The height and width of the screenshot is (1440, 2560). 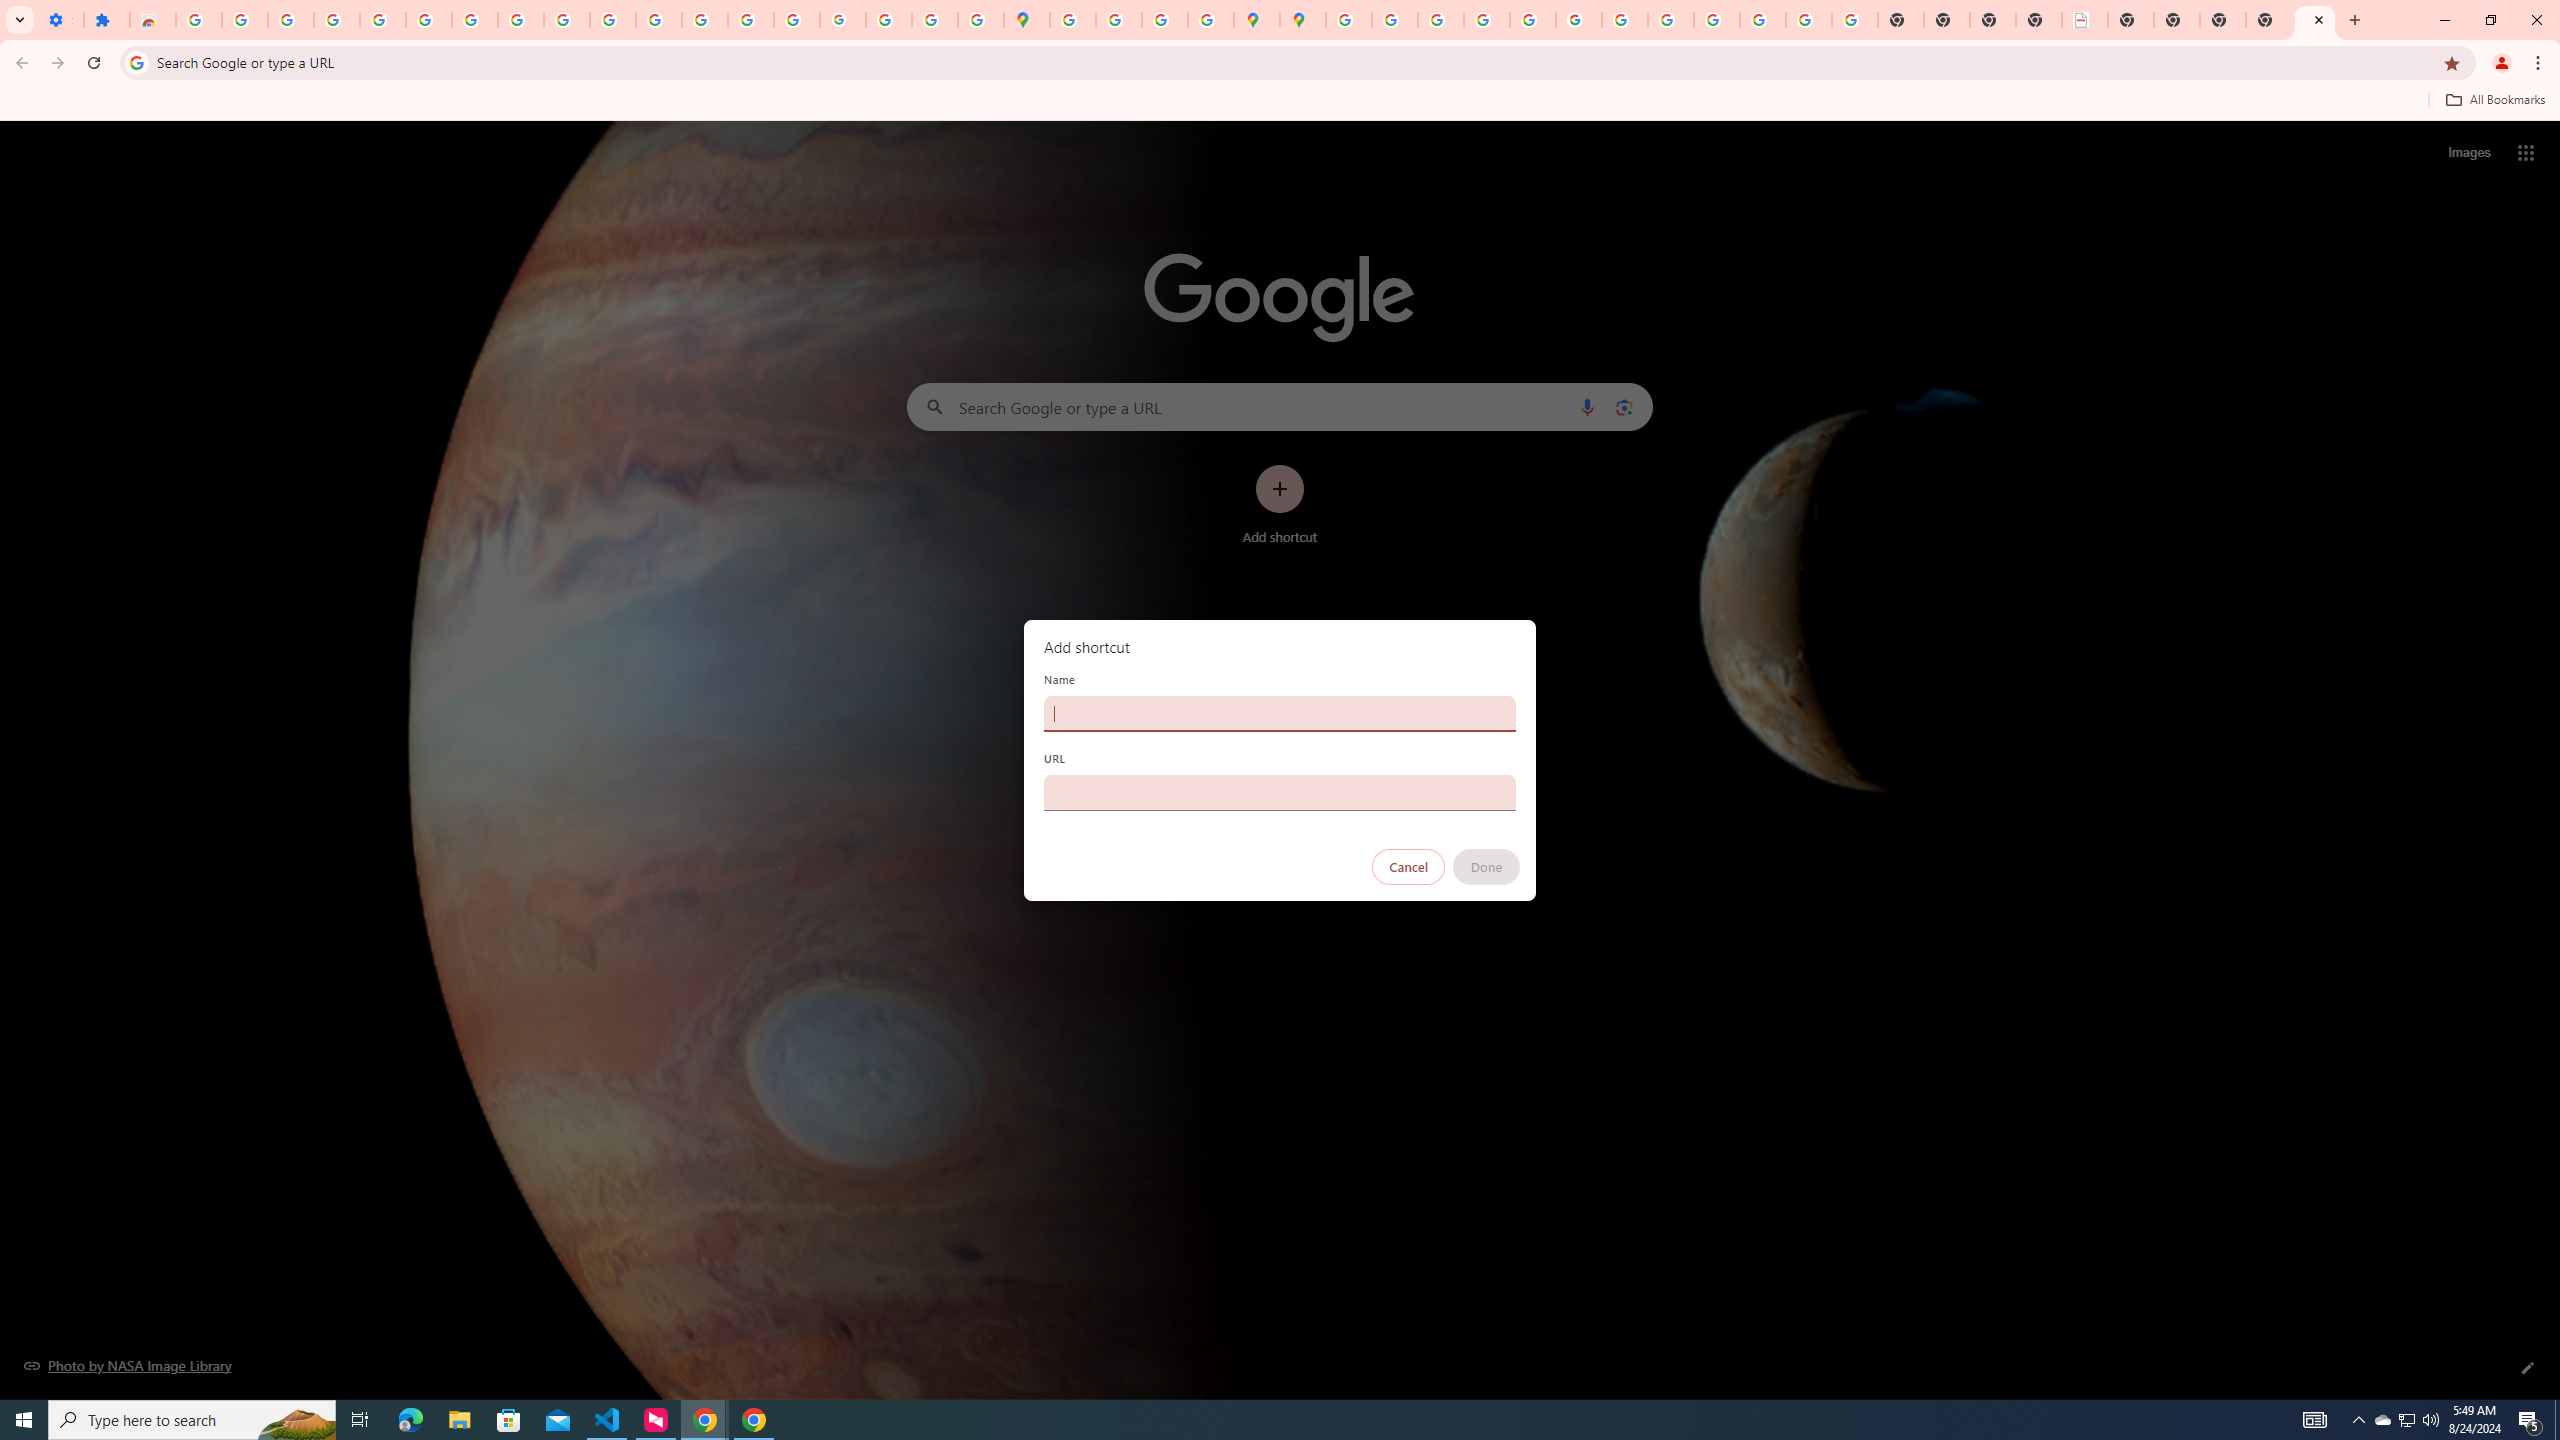 I want to click on 'Browse Chrome as a guest - Computer - Google Chrome Help', so click(x=1670, y=19).